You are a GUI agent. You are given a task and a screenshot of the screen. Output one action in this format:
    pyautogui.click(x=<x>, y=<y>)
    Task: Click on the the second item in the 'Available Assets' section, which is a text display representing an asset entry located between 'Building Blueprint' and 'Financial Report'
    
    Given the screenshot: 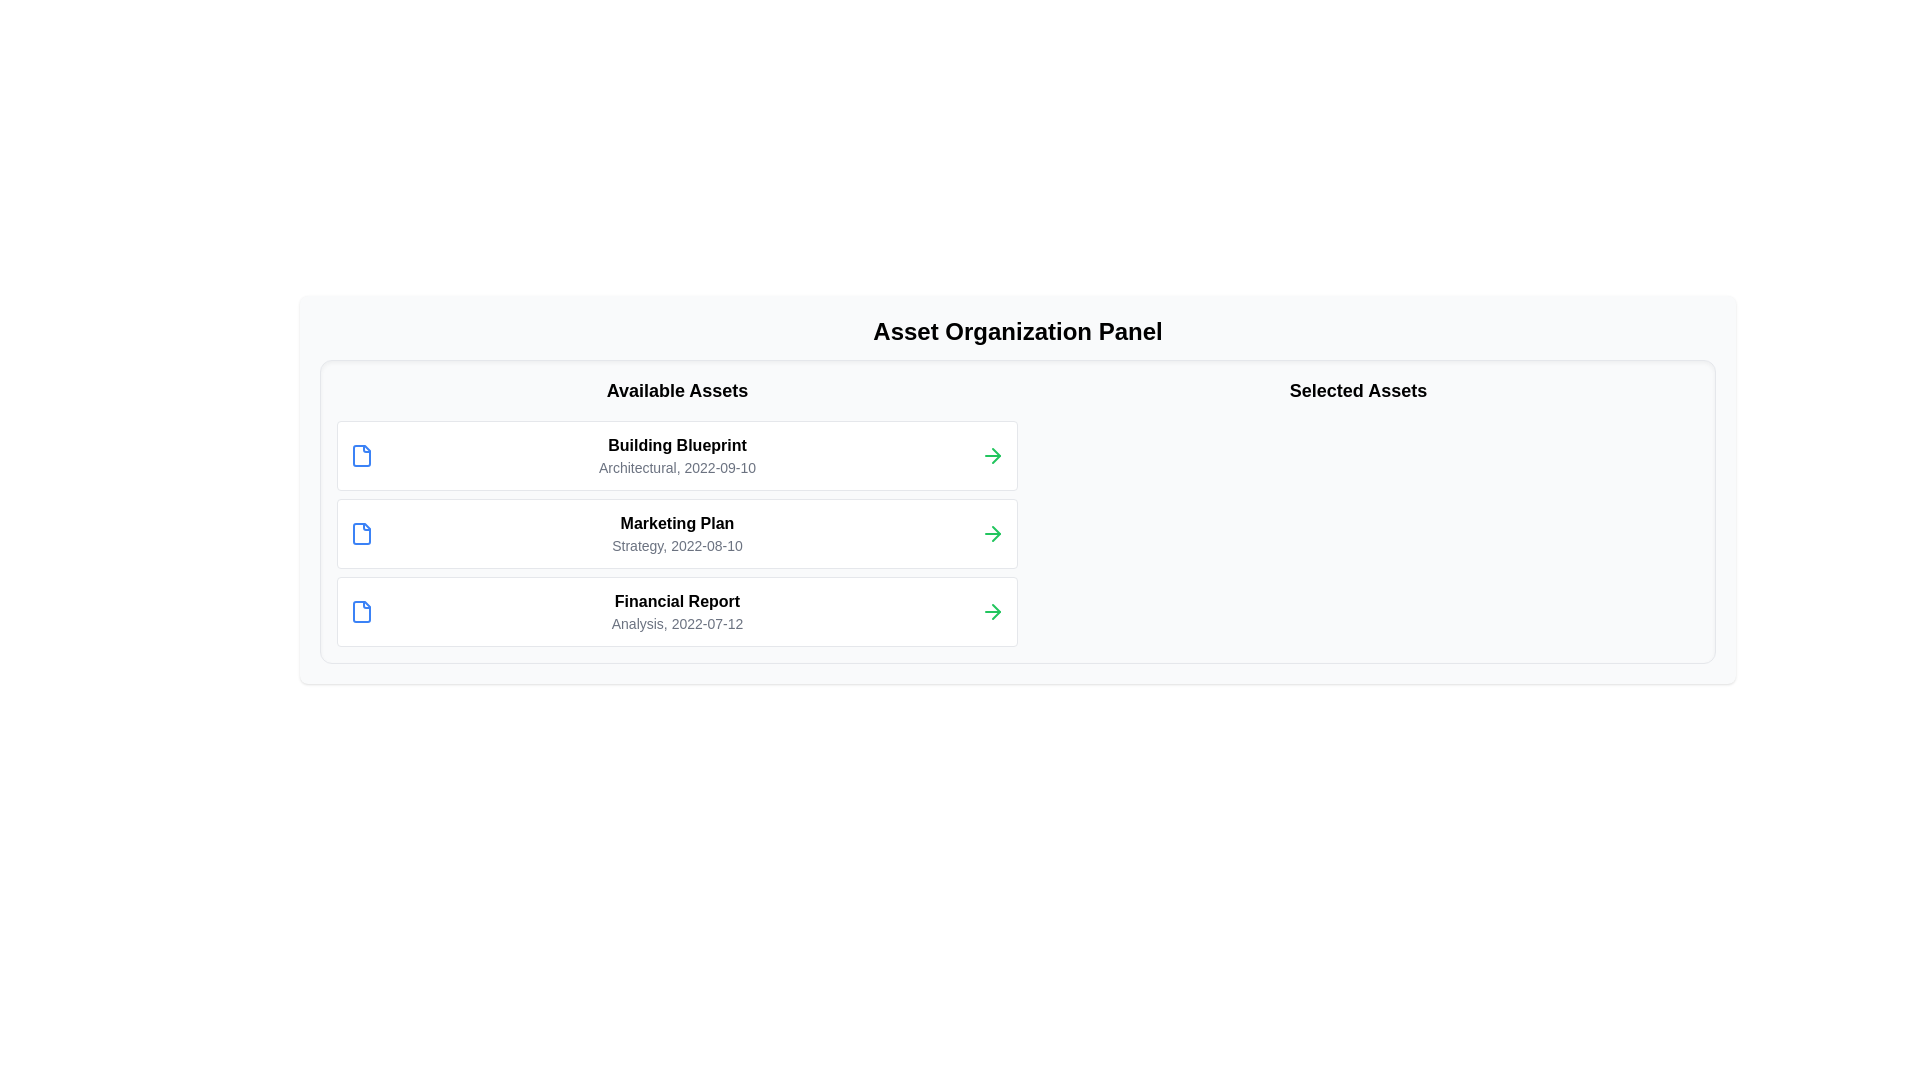 What is the action you would take?
    pyautogui.click(x=677, y=532)
    